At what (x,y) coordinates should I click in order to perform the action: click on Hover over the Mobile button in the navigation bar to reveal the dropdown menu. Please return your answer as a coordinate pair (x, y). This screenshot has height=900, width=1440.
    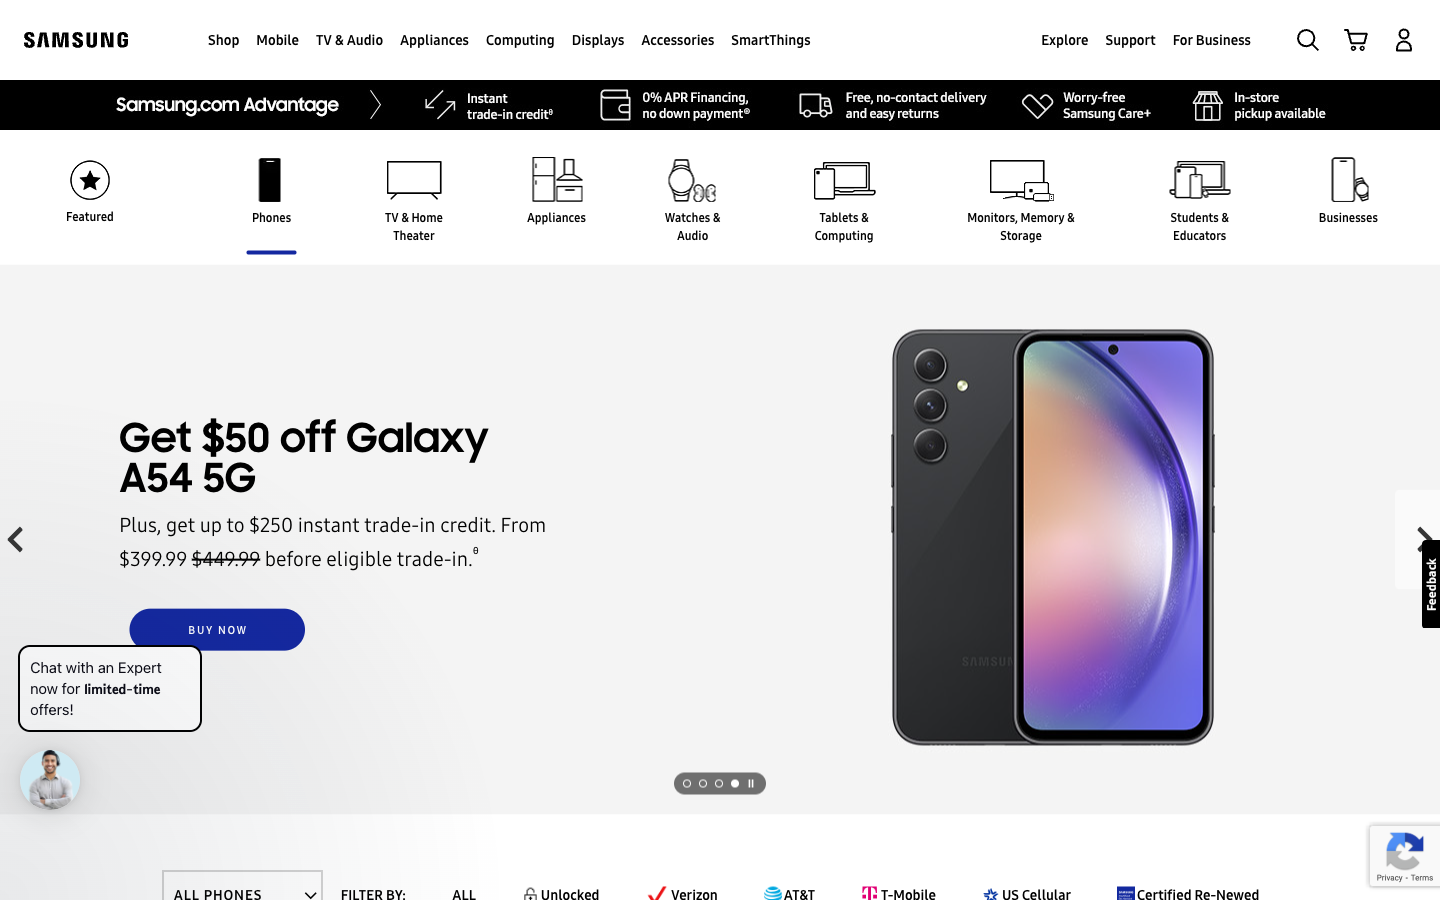
    Looking at the image, I should click on (399600, 36000).